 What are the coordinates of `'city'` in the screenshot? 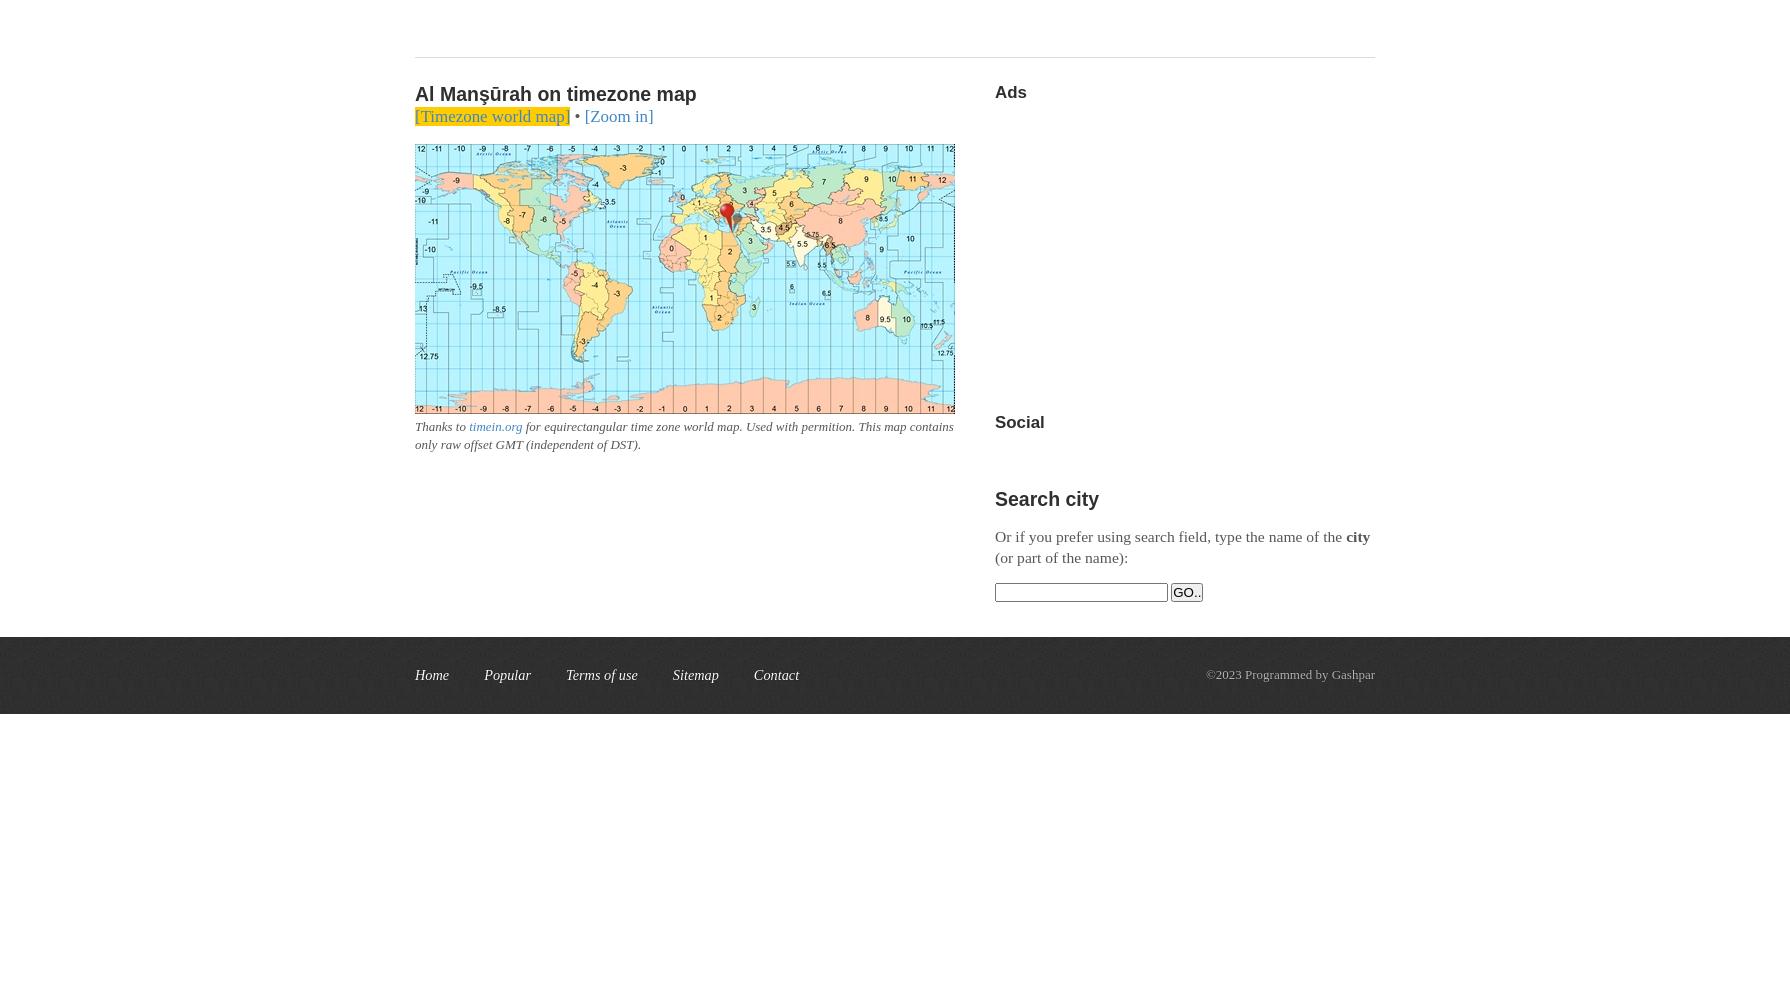 It's located at (1357, 536).